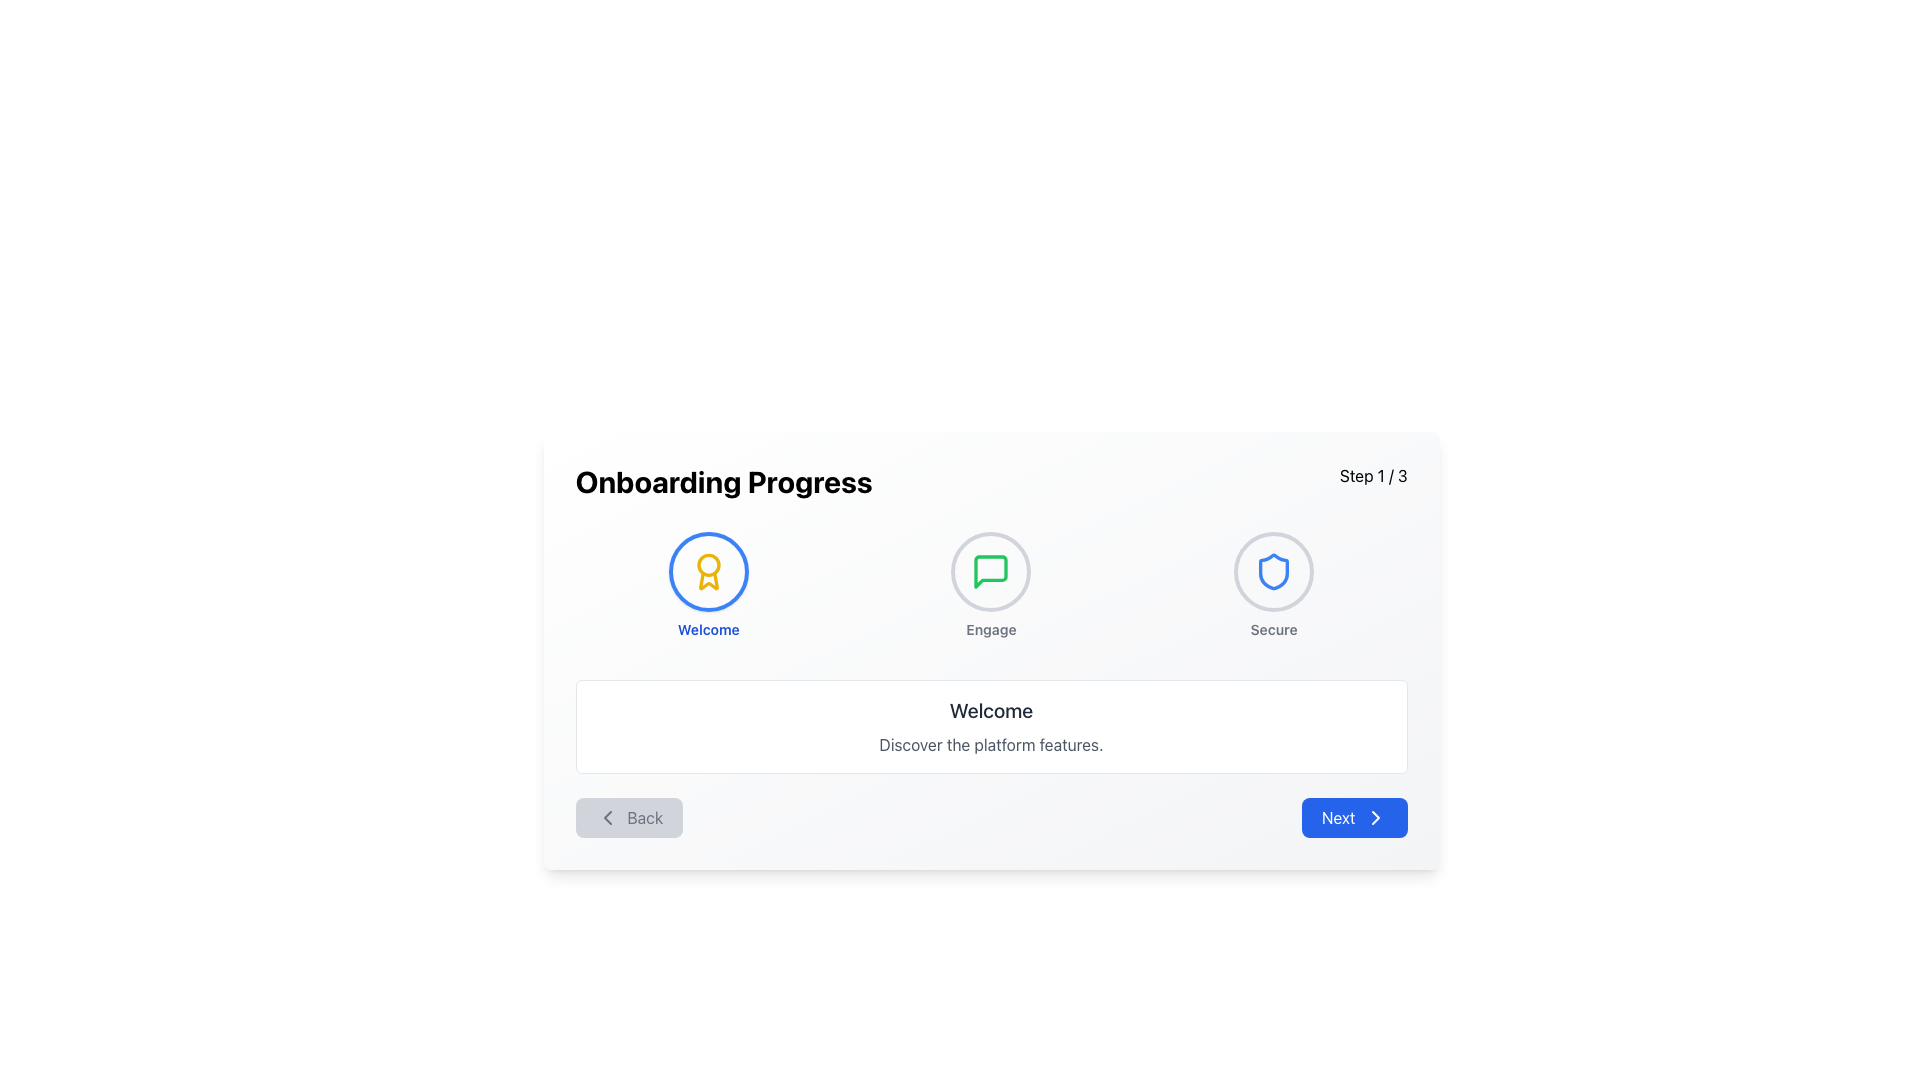  What do you see at coordinates (1273, 571) in the screenshot?
I see `the 'Secure' step icon within the onboarding process, which is the third icon in a horizontal alignment of steps labeled 'Welcome', 'Engage', and 'Secure'` at bounding box center [1273, 571].